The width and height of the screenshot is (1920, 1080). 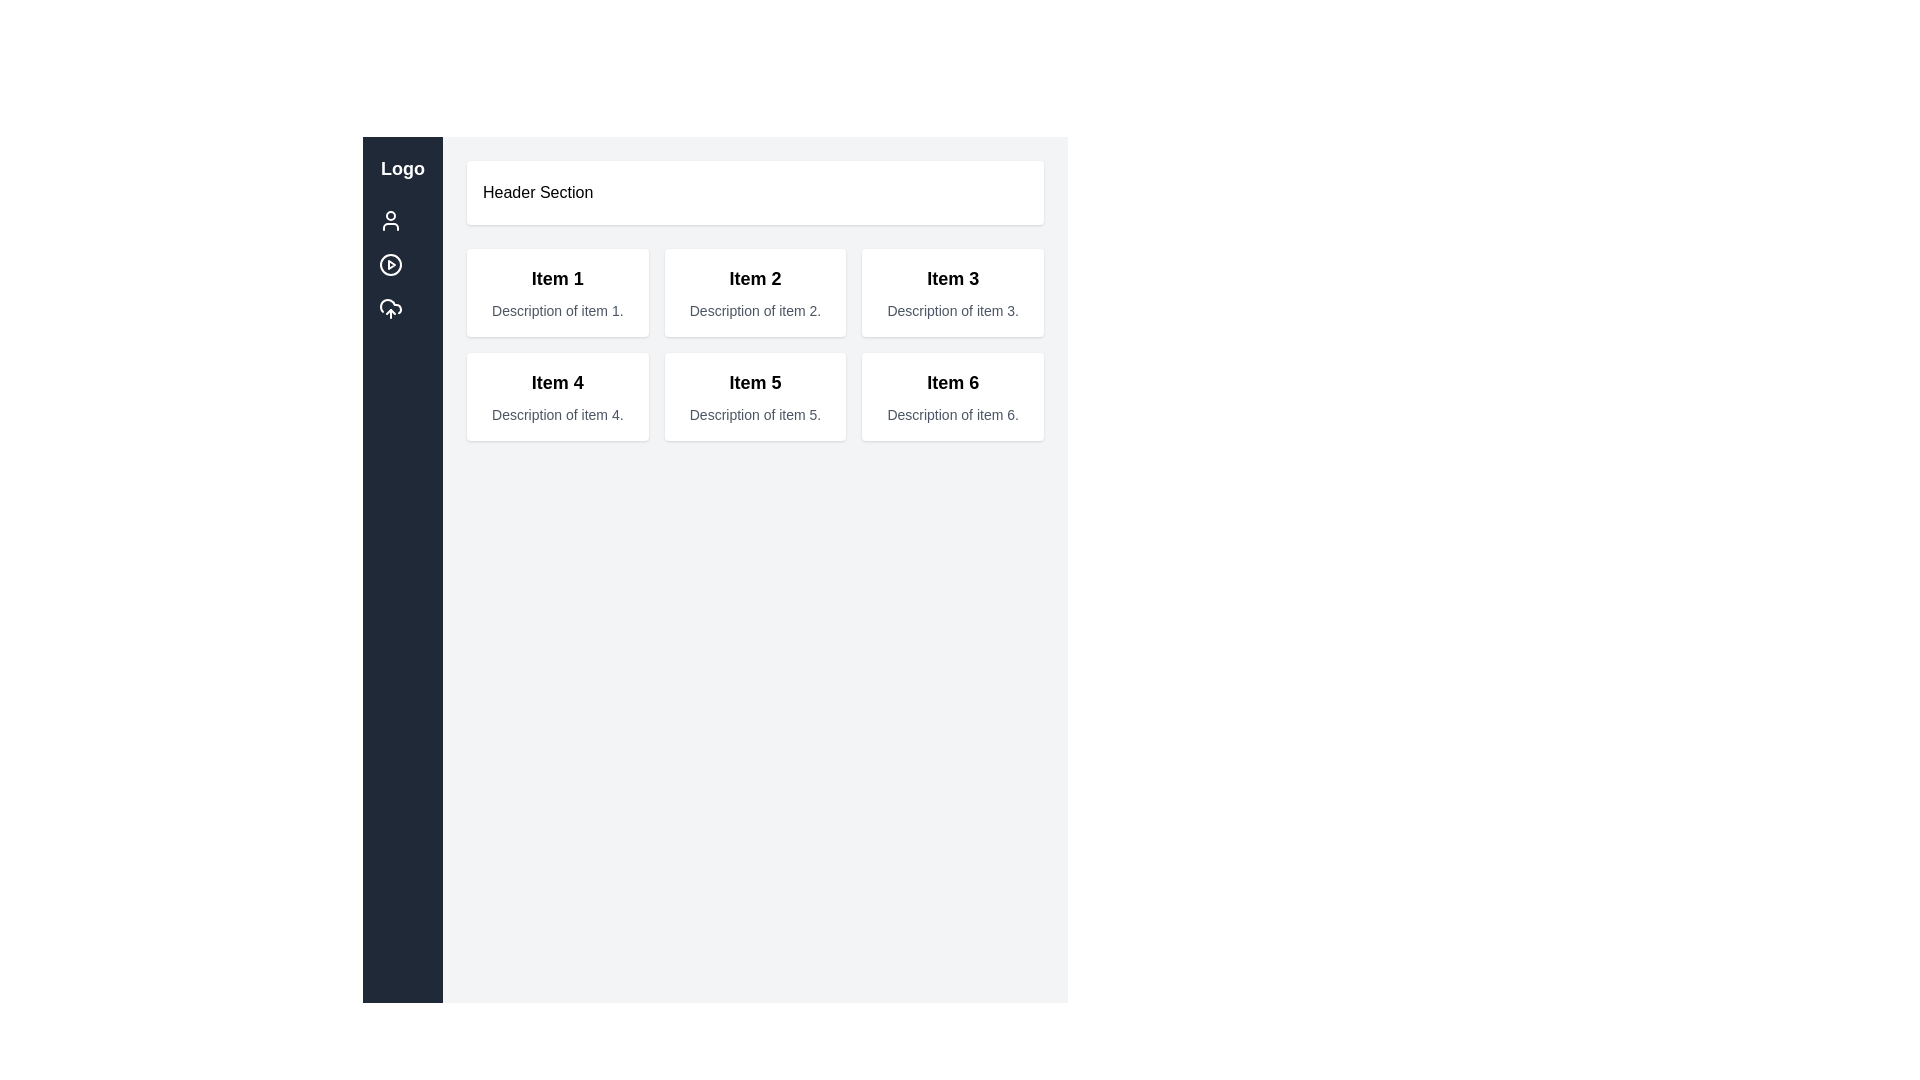 What do you see at coordinates (952, 311) in the screenshot?
I see `static text label that provides a description about 'Item 3', located below the heading of the same name` at bounding box center [952, 311].